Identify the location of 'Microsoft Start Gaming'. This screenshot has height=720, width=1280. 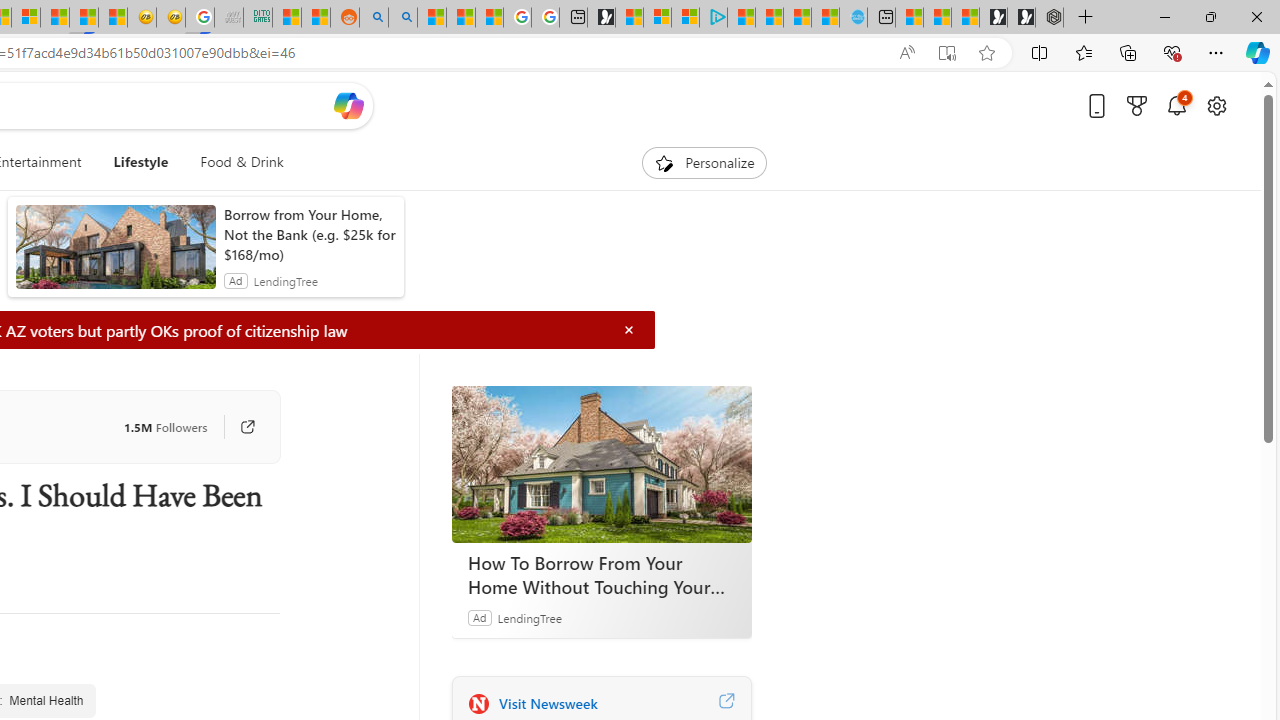
(600, 17).